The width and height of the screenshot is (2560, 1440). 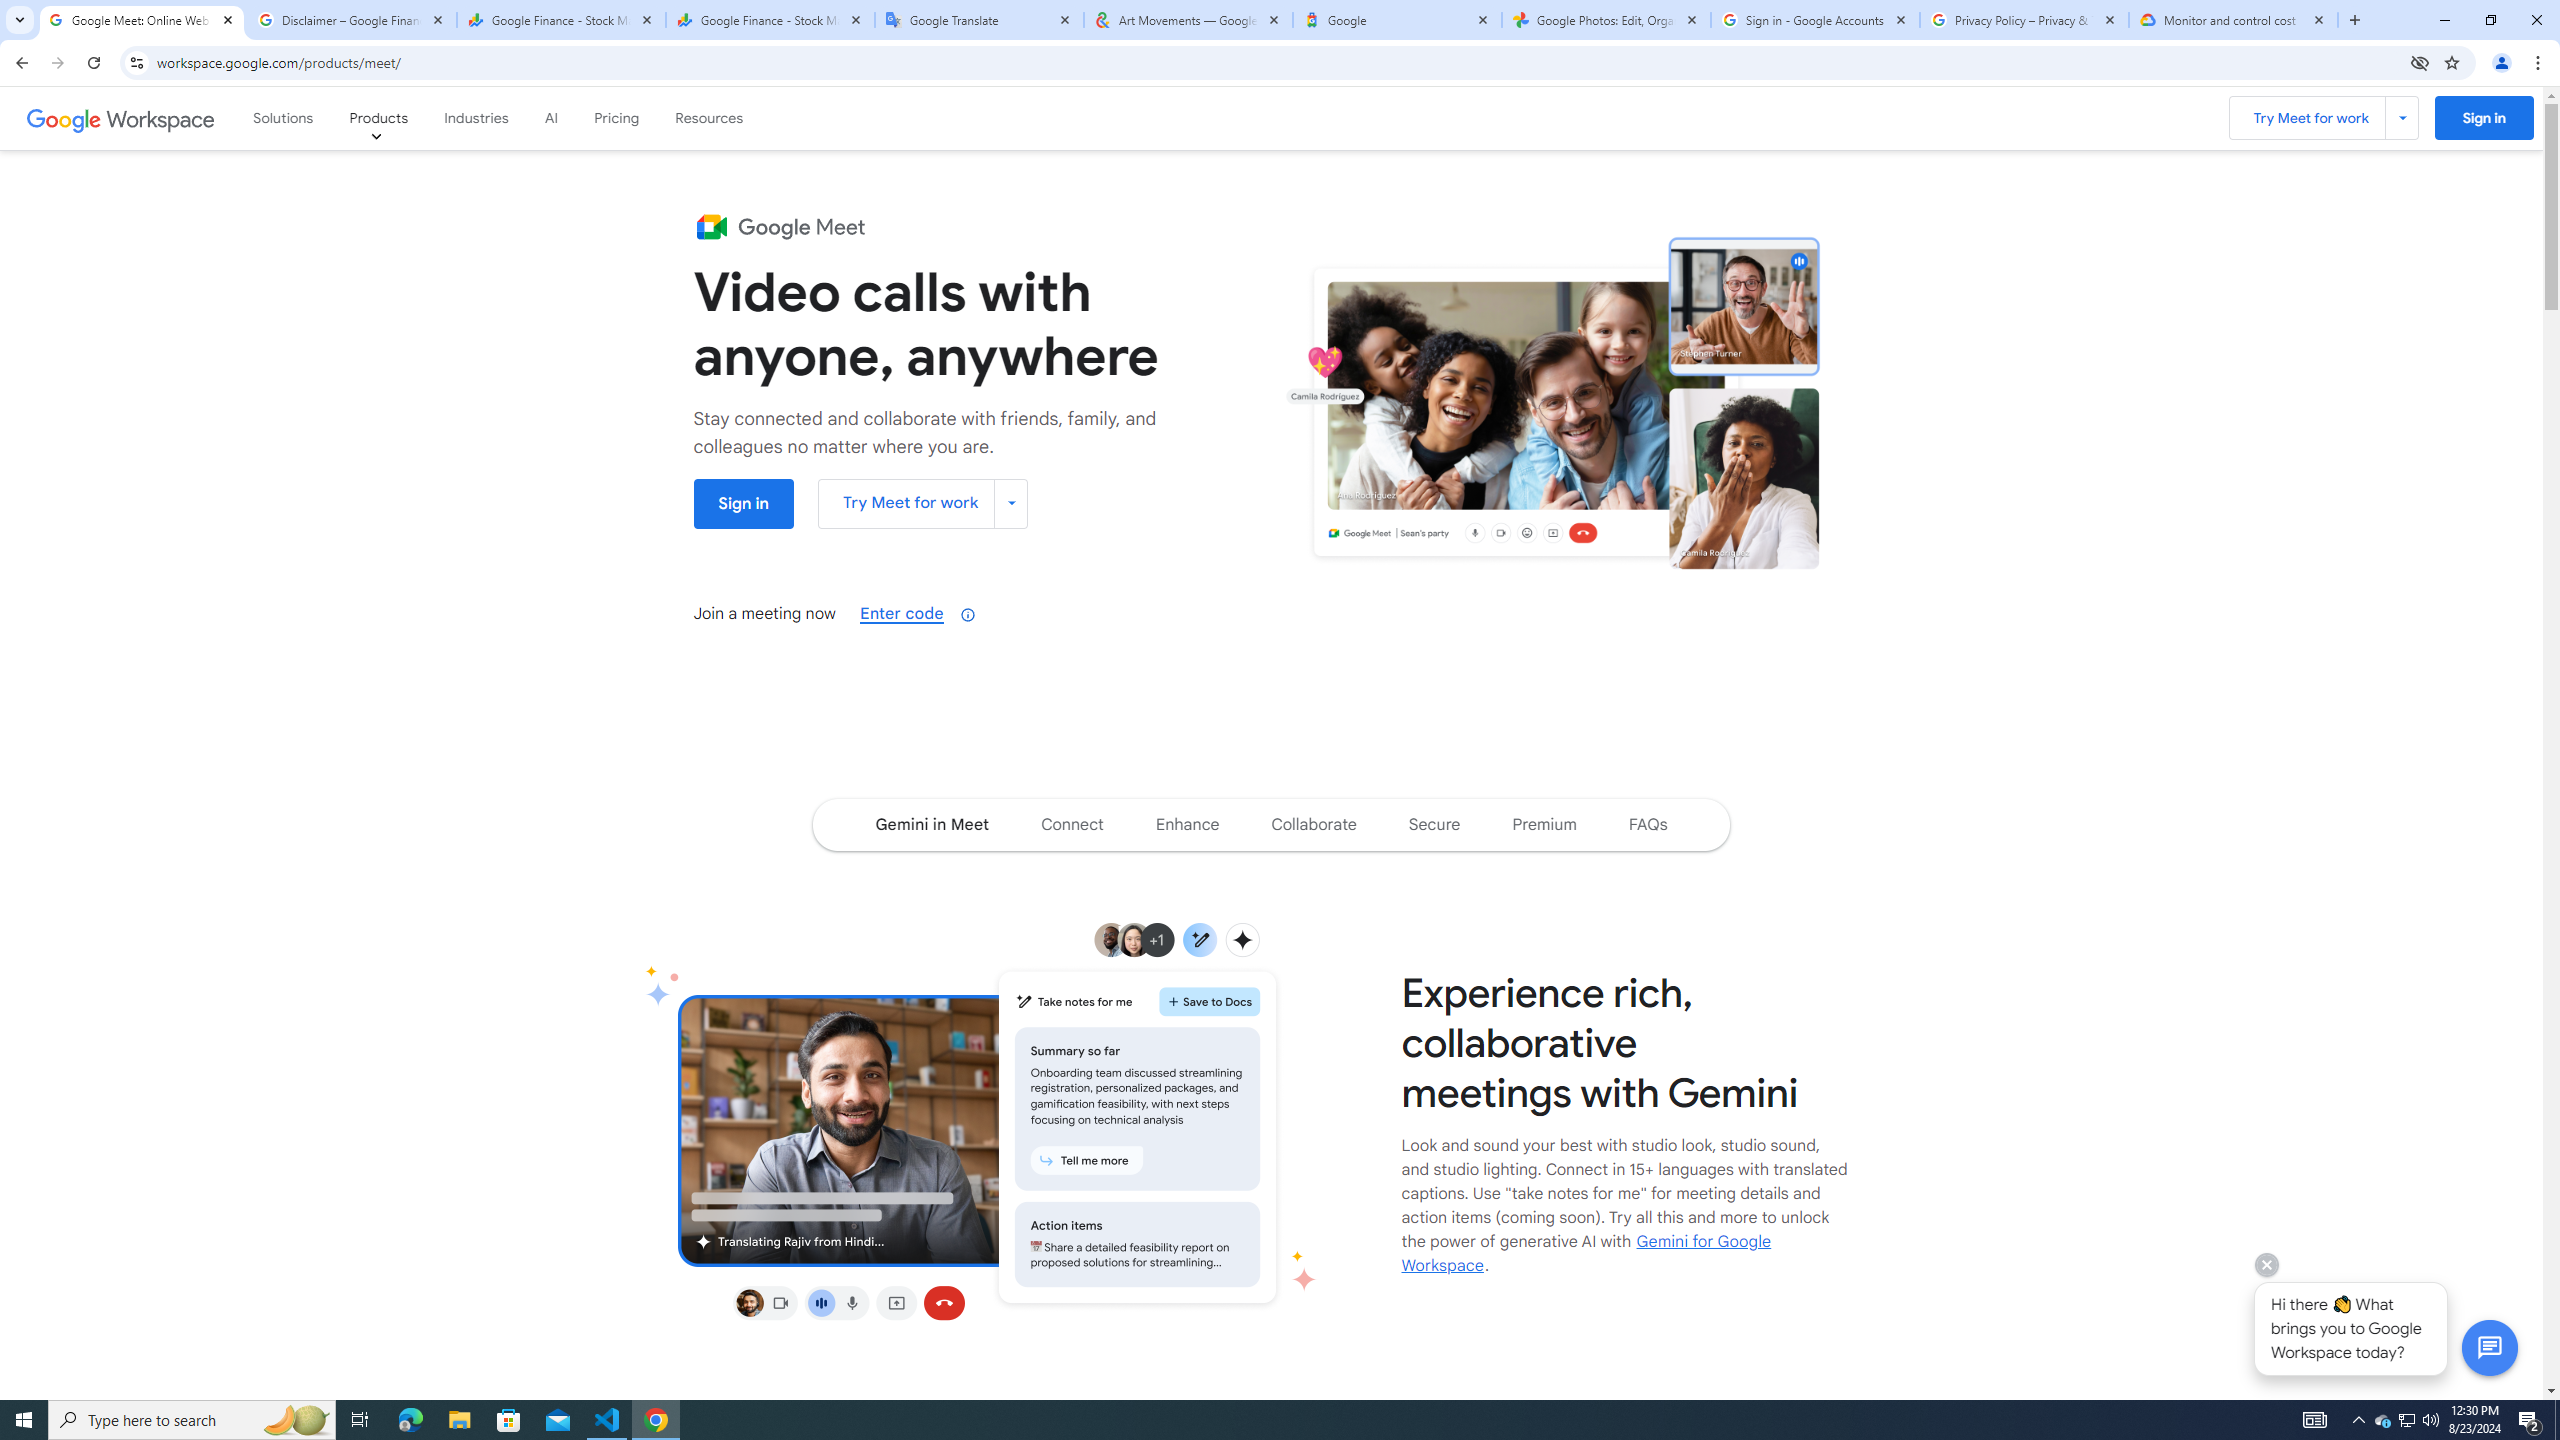 What do you see at coordinates (378, 118) in the screenshot?
I see `'Products'` at bounding box center [378, 118].